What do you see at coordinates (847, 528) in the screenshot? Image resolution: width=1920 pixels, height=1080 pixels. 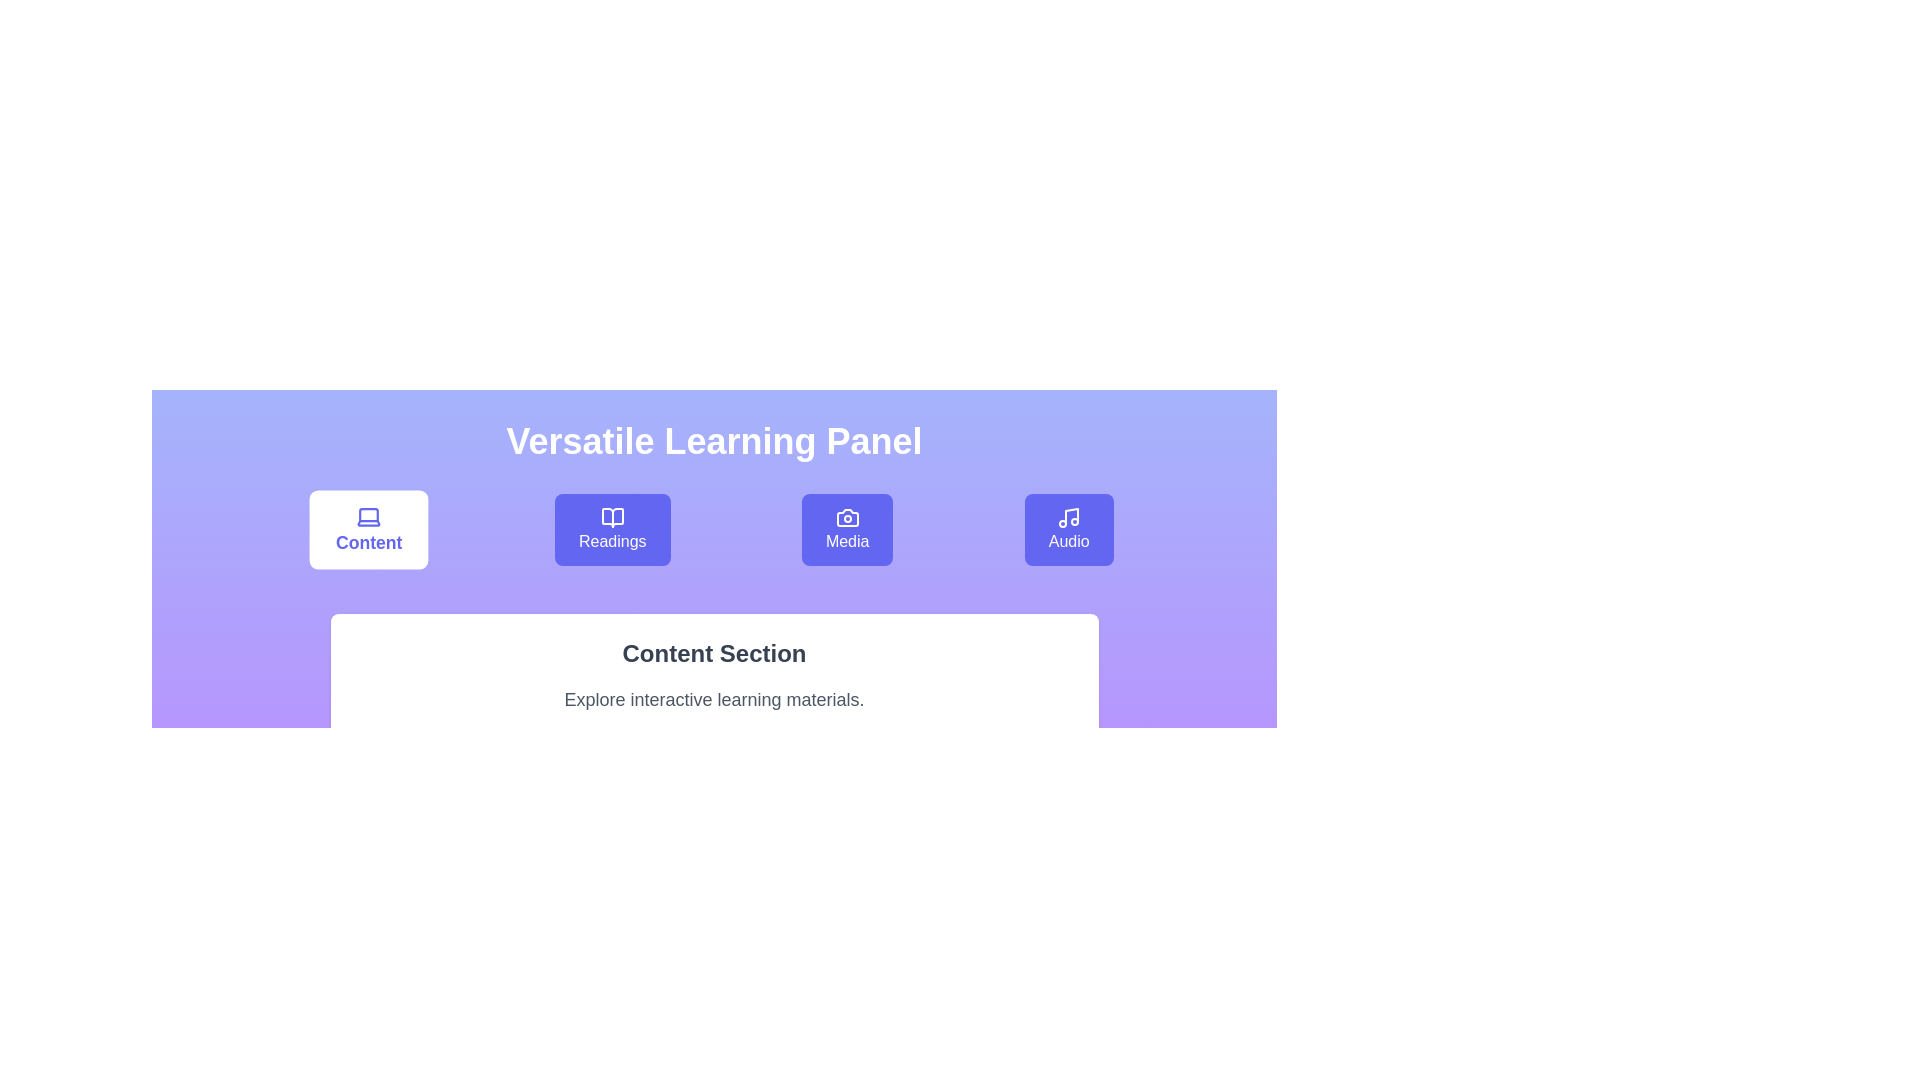 I see `the Media tab to switch to its section` at bounding box center [847, 528].